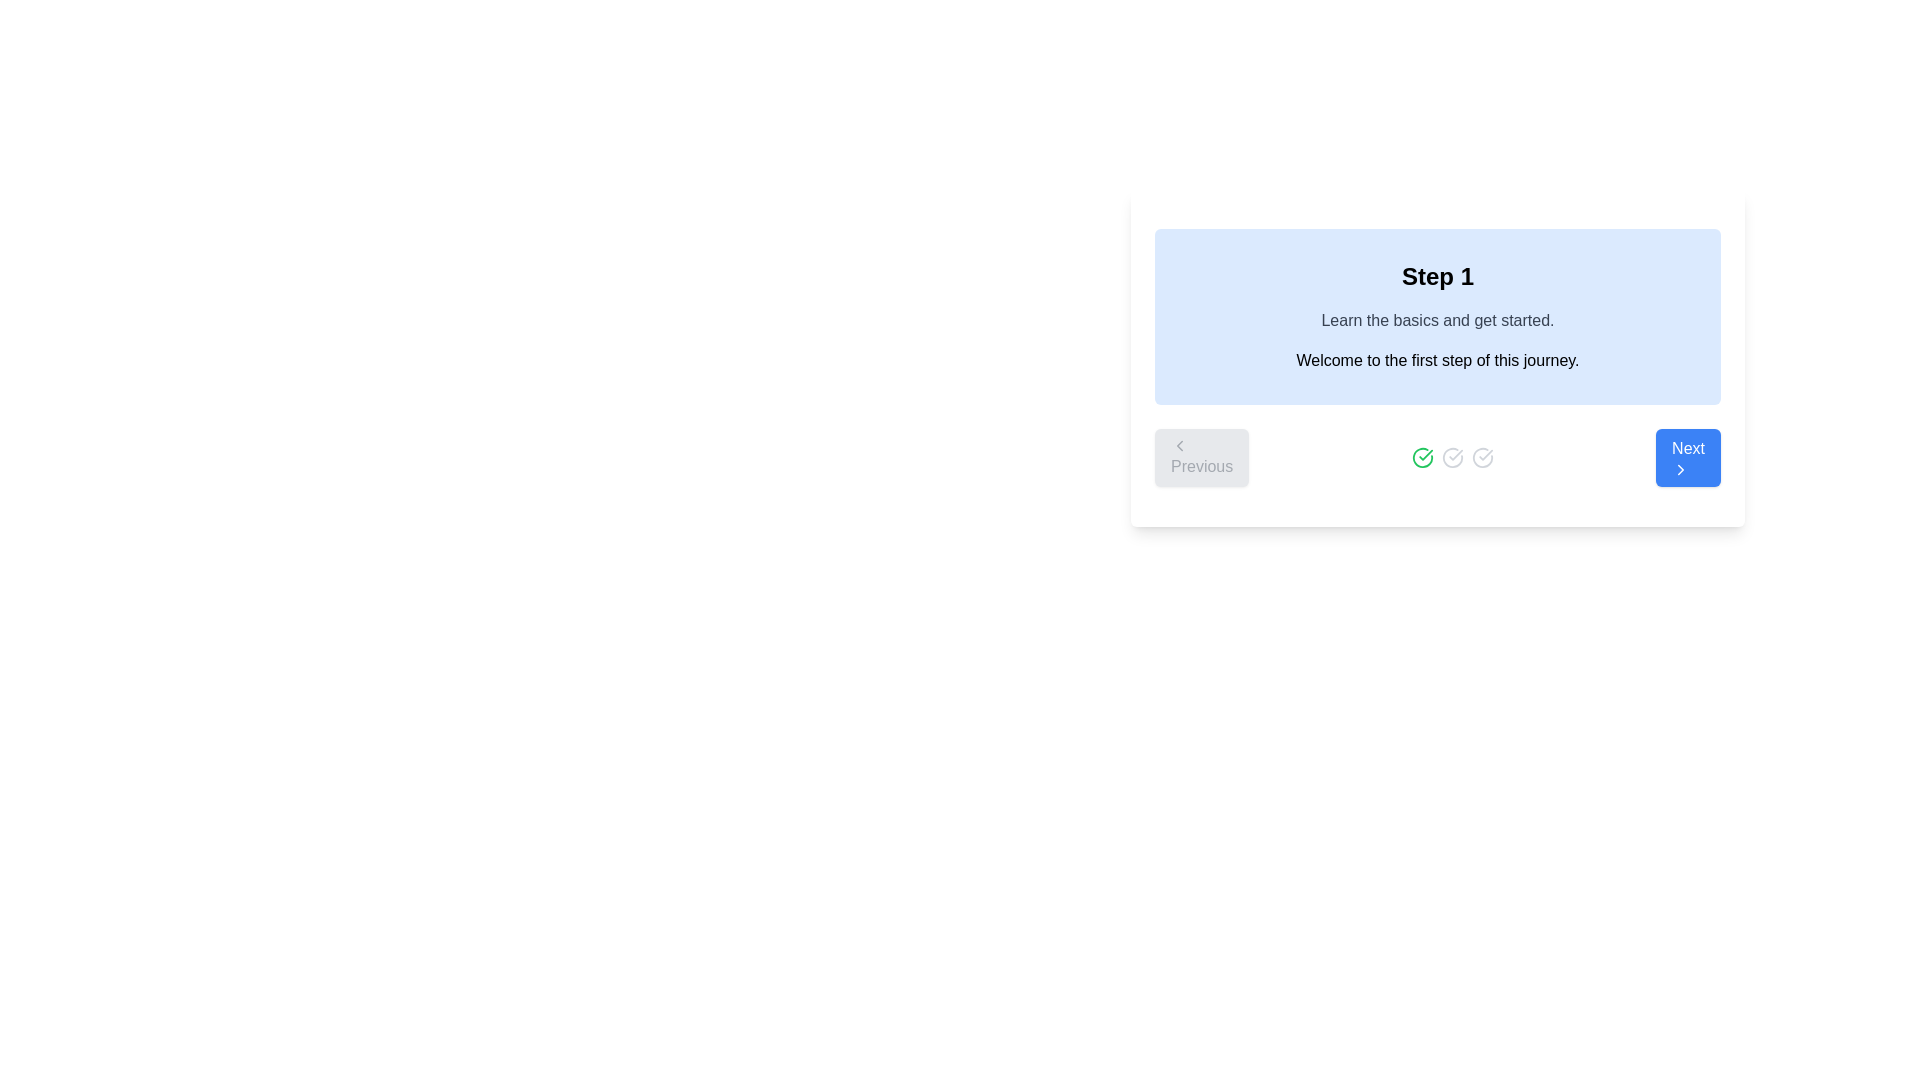 Image resolution: width=1920 pixels, height=1080 pixels. Describe the element at coordinates (1437, 319) in the screenshot. I see `informational text 'Learn the basics and get started.' which is styled in gray and is positioned centrally between the heading 'Step 1' and the supportive description in a light blue background` at that location.